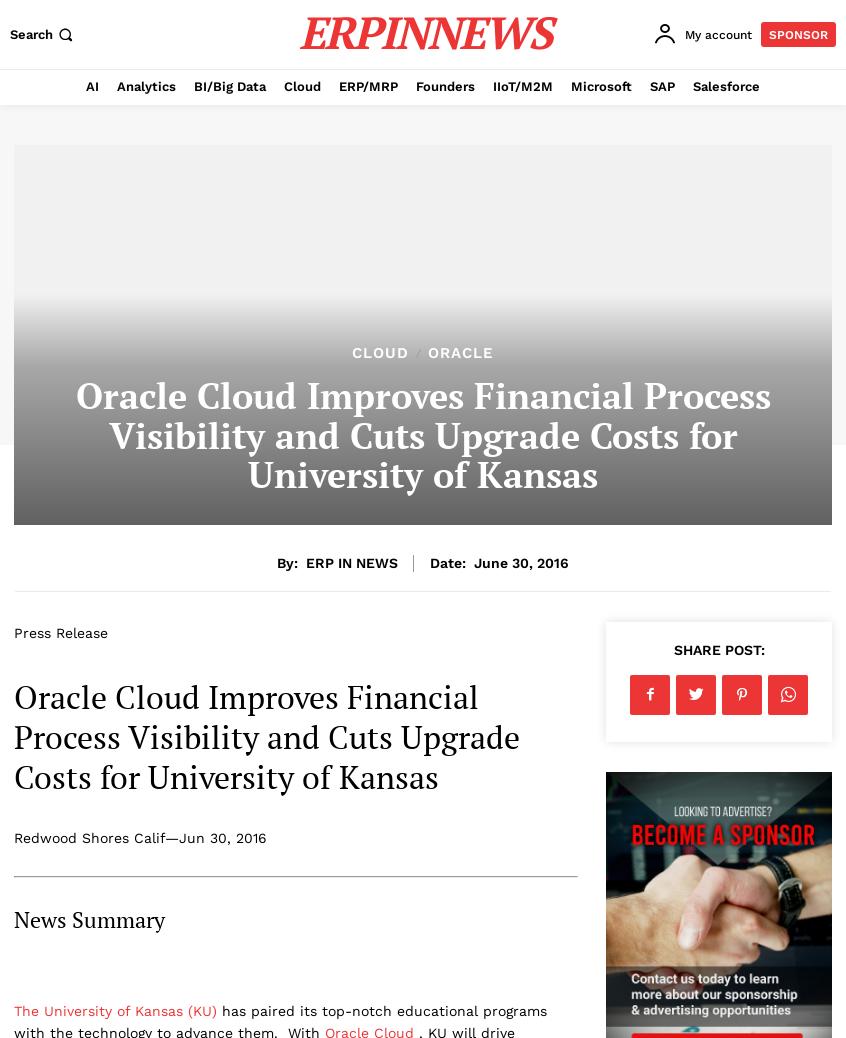  What do you see at coordinates (145, 85) in the screenshot?
I see `'Analytics'` at bounding box center [145, 85].